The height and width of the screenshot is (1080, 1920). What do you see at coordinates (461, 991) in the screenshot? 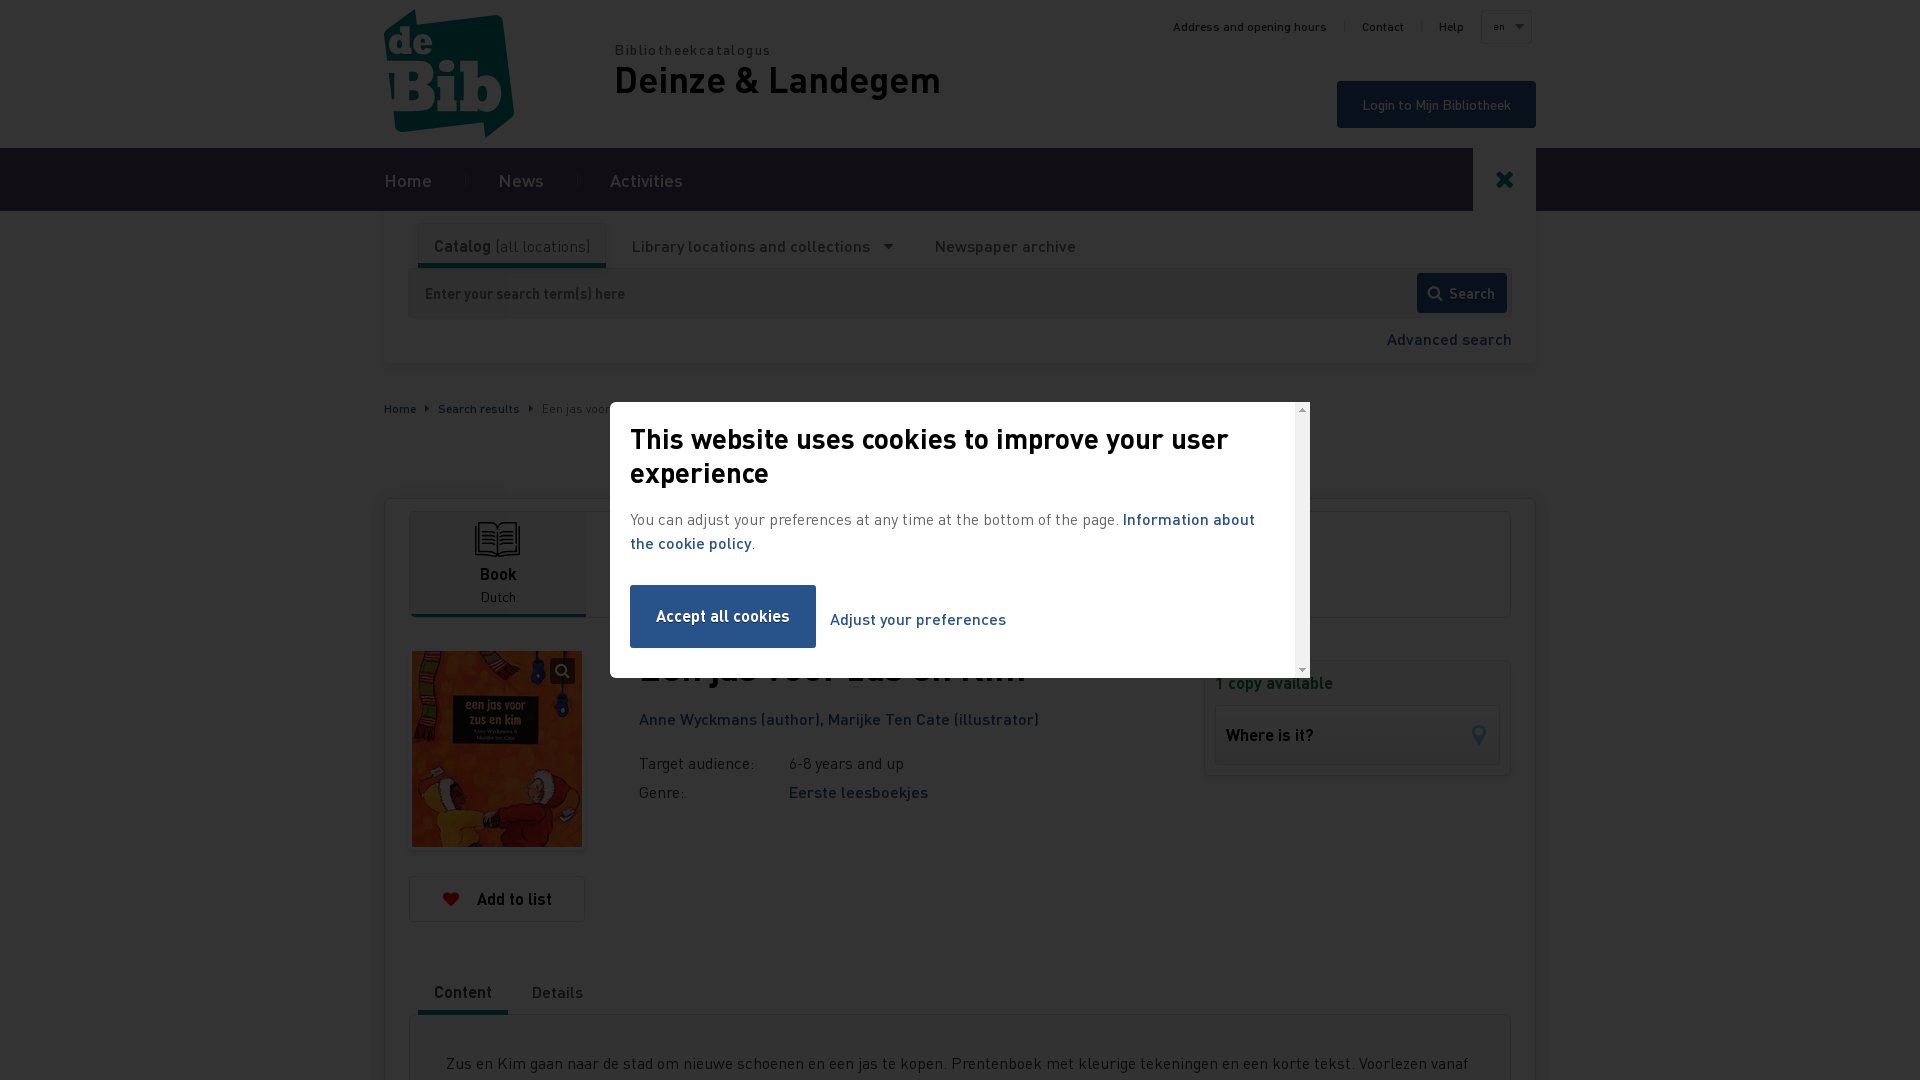
I see `'Content'` at bounding box center [461, 991].